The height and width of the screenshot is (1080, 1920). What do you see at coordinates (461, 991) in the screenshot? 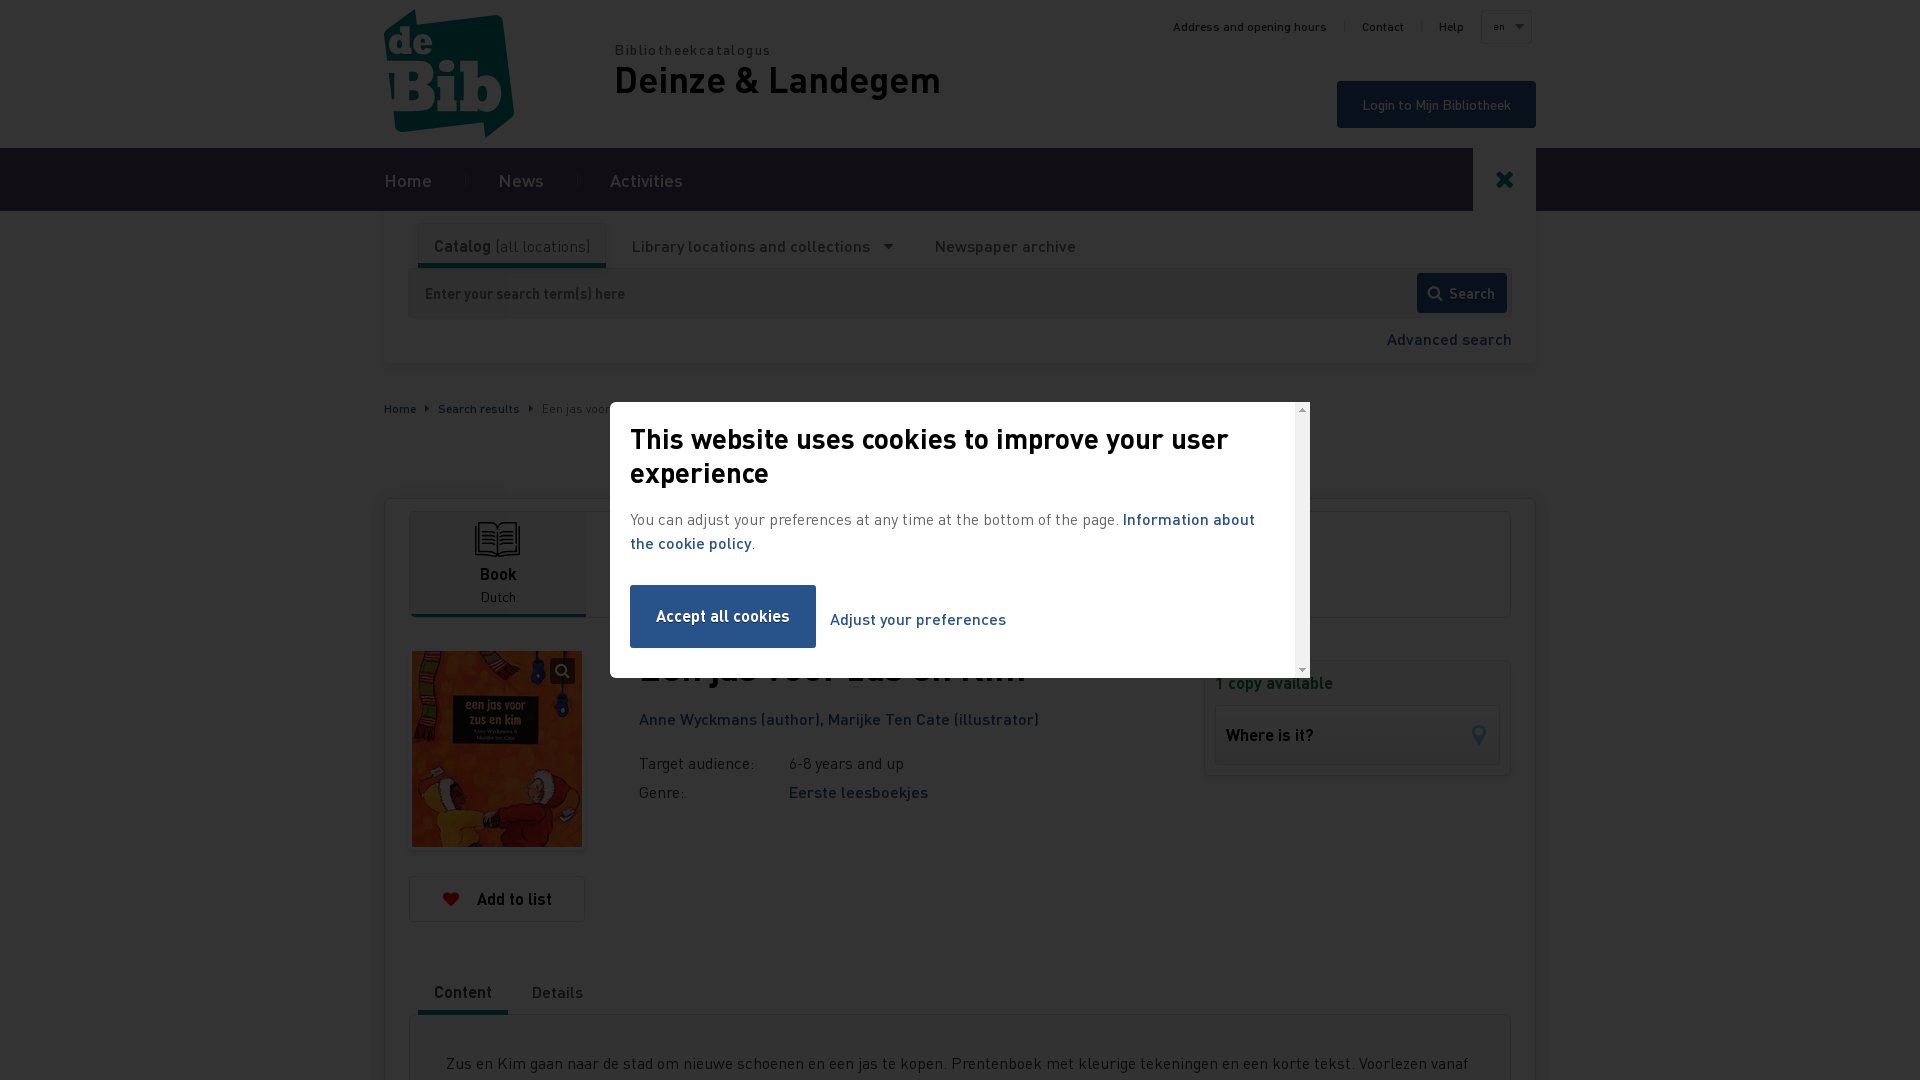
I see `'Content'` at bounding box center [461, 991].